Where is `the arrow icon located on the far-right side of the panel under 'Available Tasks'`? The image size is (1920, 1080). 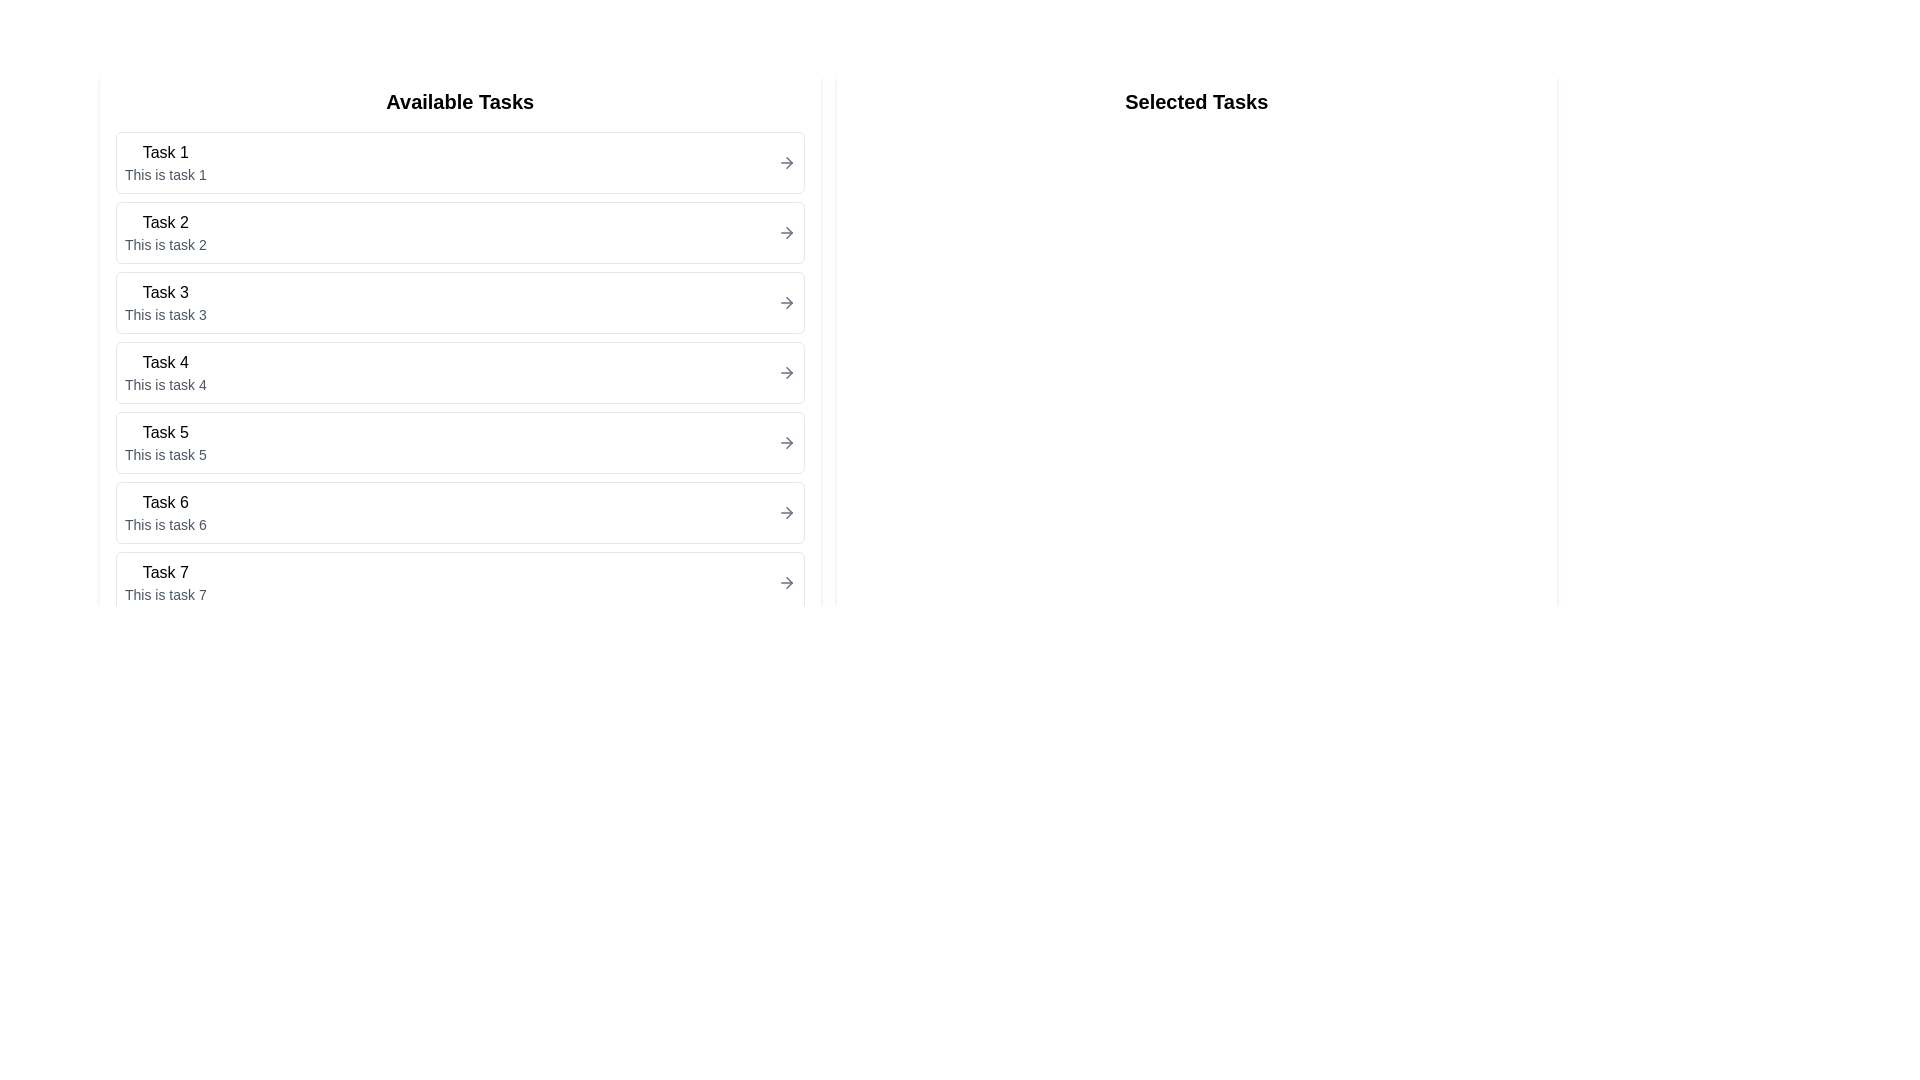
the arrow icon located on the far-right side of the panel under 'Available Tasks' is located at coordinates (785, 161).